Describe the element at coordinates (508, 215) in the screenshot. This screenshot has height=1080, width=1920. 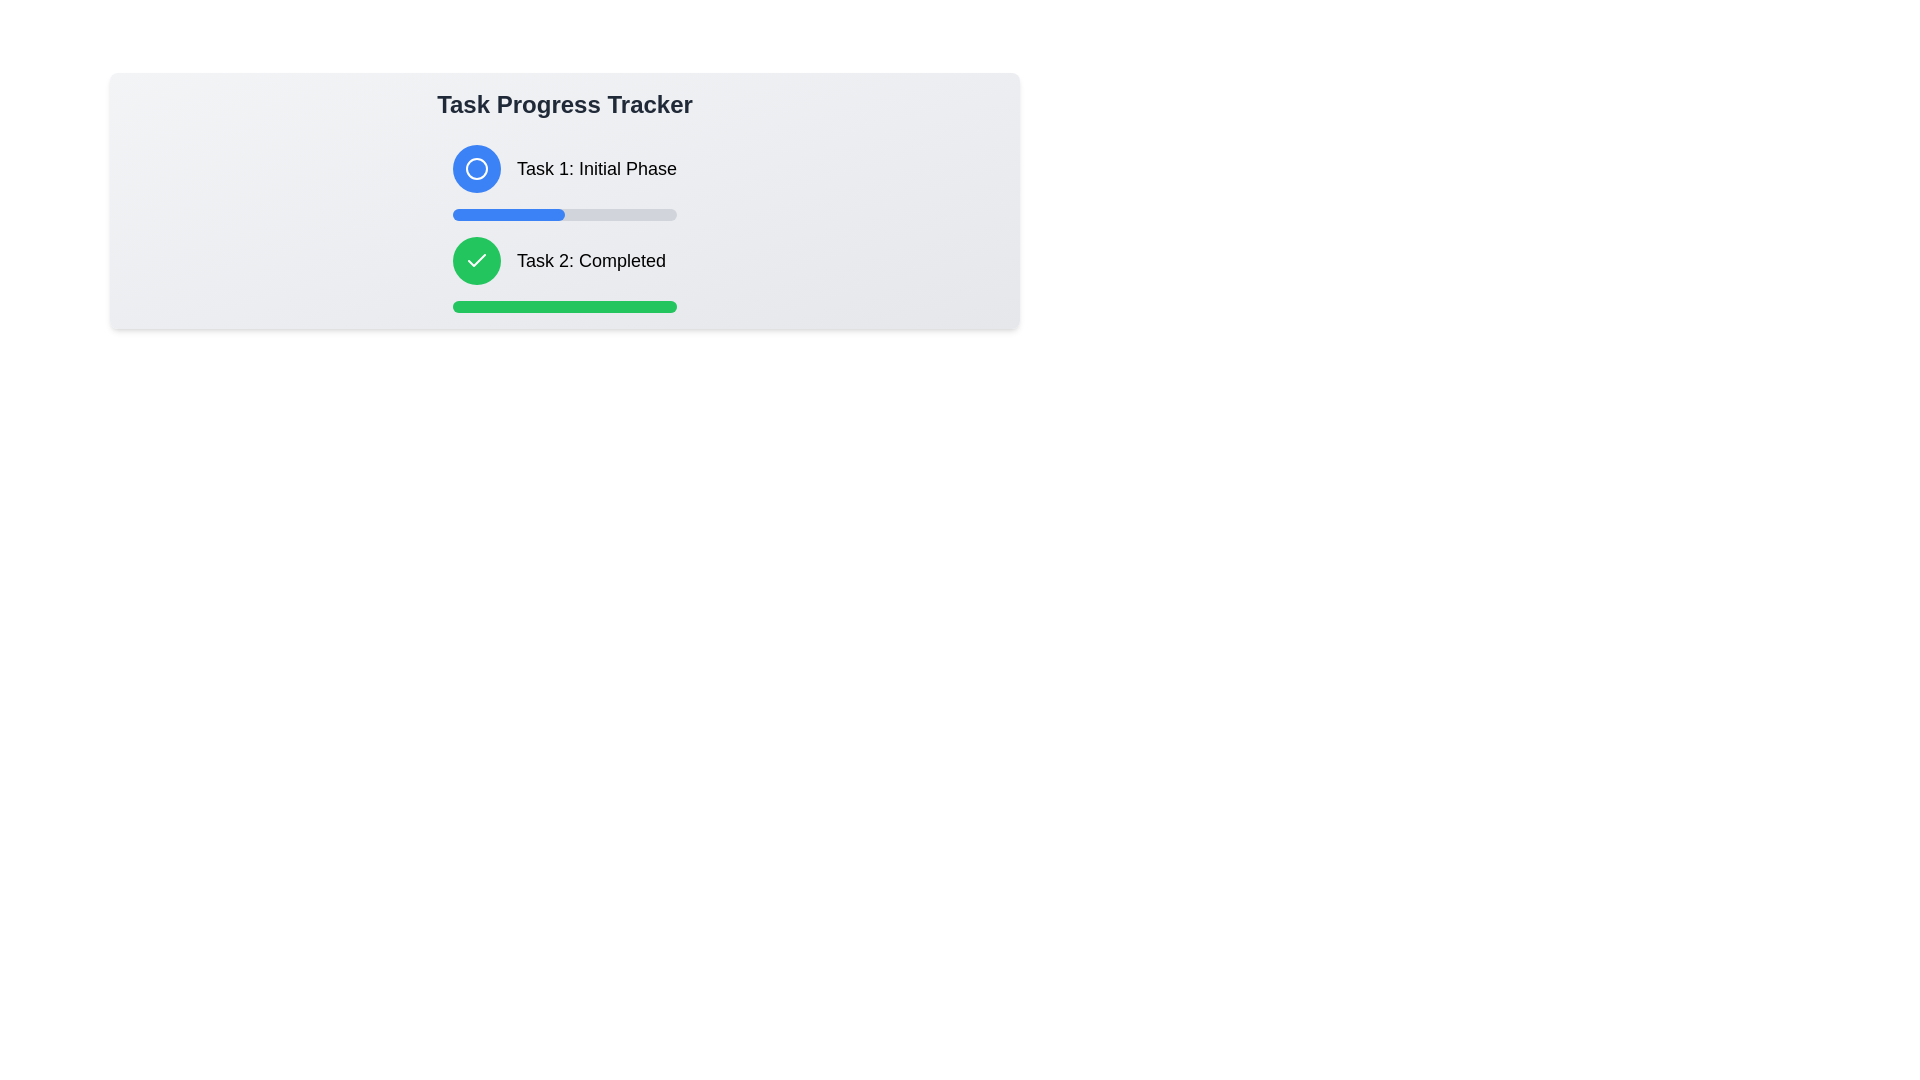
I see `the leftmost 50% segment of the gray progress bar representing progress for 'Task 1: Initial Phase', located beneath the corresponding text and adjacent to a blue circular icon` at that location.